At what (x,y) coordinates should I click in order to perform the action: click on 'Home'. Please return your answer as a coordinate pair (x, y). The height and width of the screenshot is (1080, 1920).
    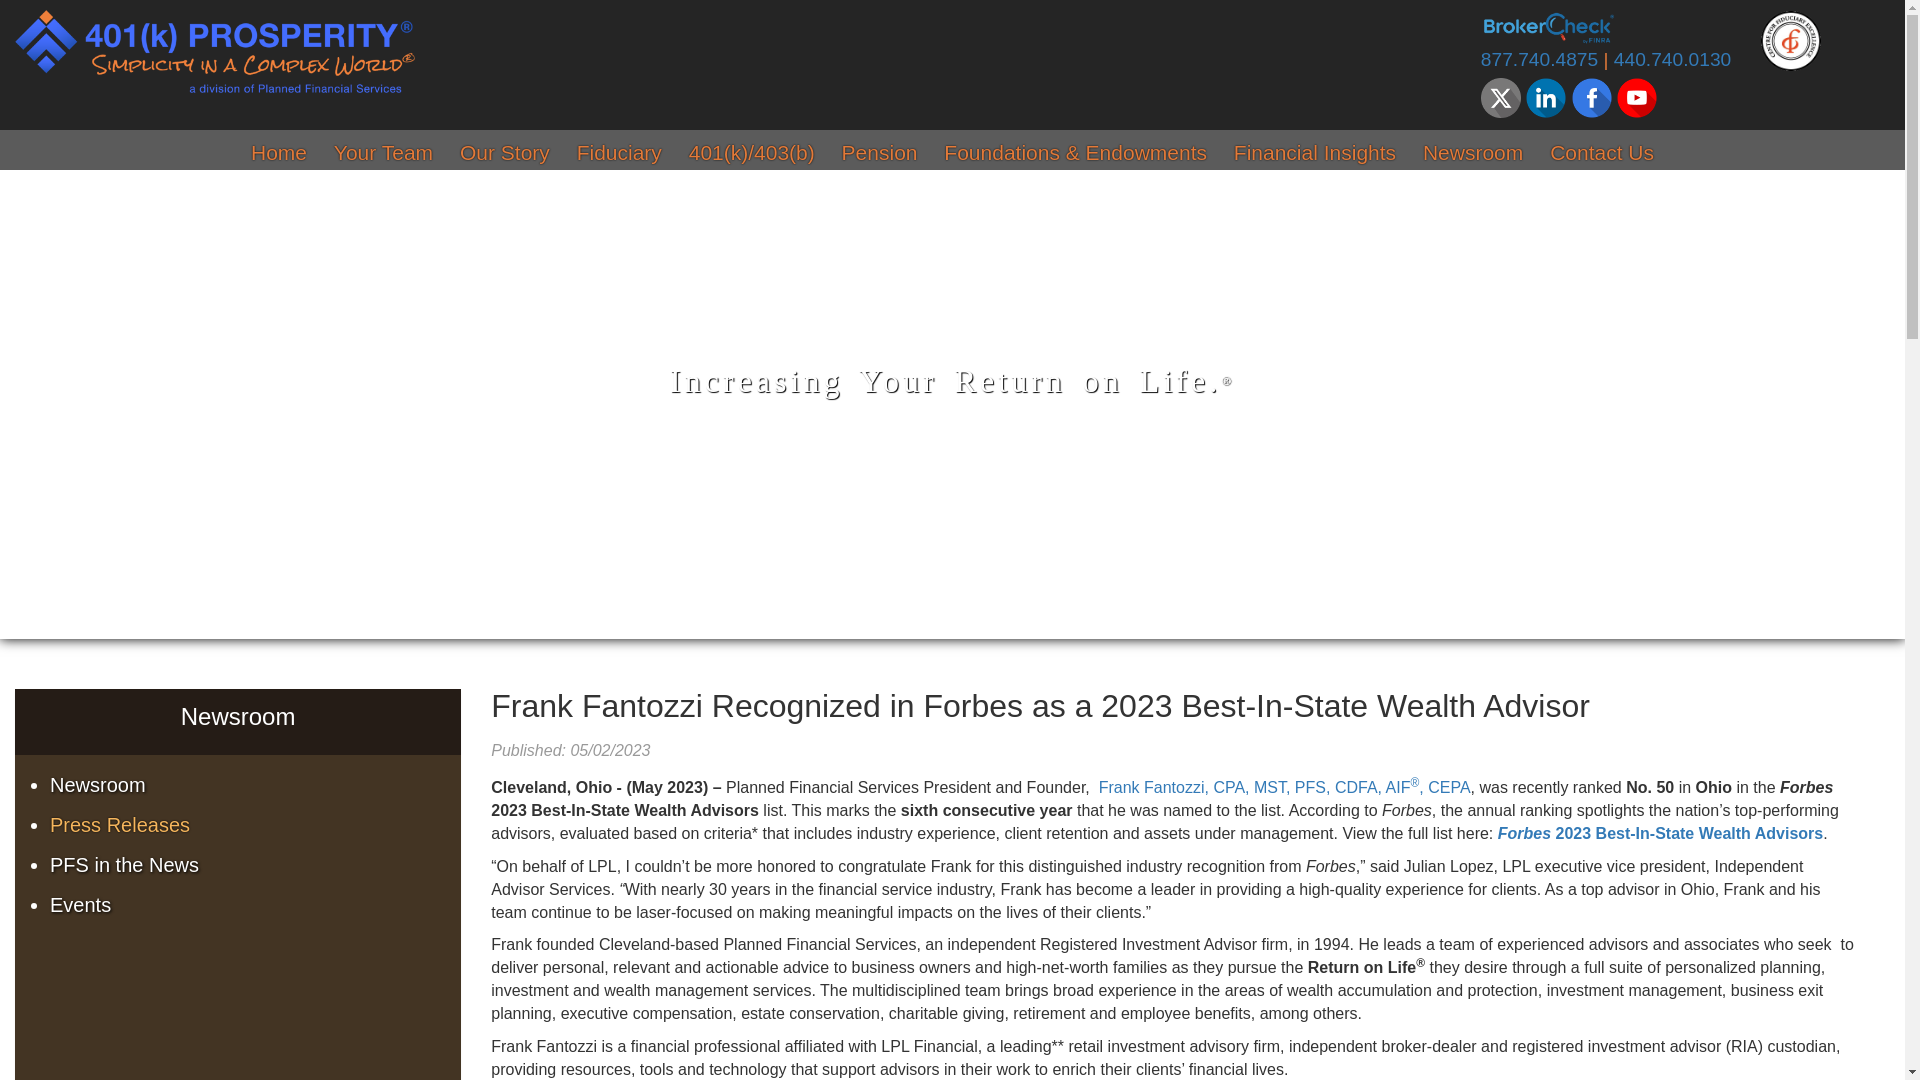
    Looking at the image, I should click on (277, 154).